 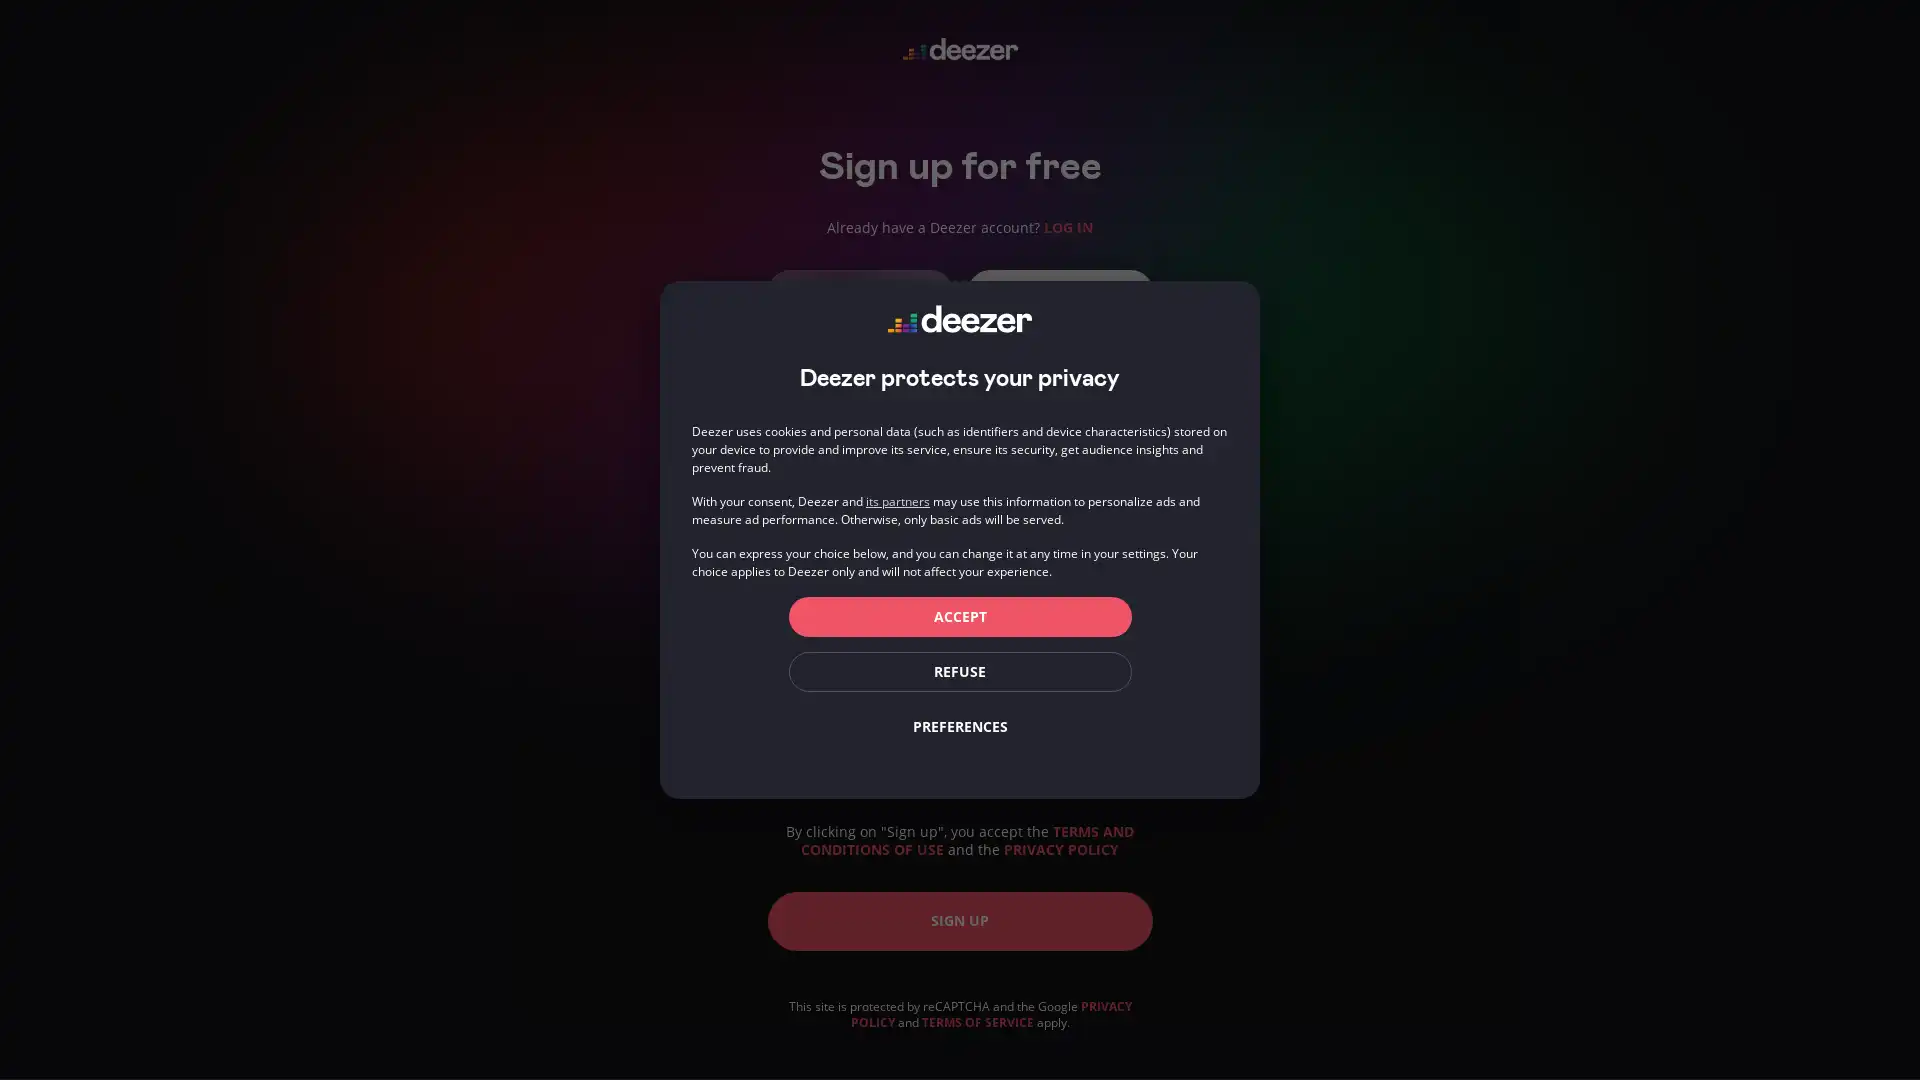 What do you see at coordinates (958, 616) in the screenshot?
I see `ACCEPT` at bounding box center [958, 616].